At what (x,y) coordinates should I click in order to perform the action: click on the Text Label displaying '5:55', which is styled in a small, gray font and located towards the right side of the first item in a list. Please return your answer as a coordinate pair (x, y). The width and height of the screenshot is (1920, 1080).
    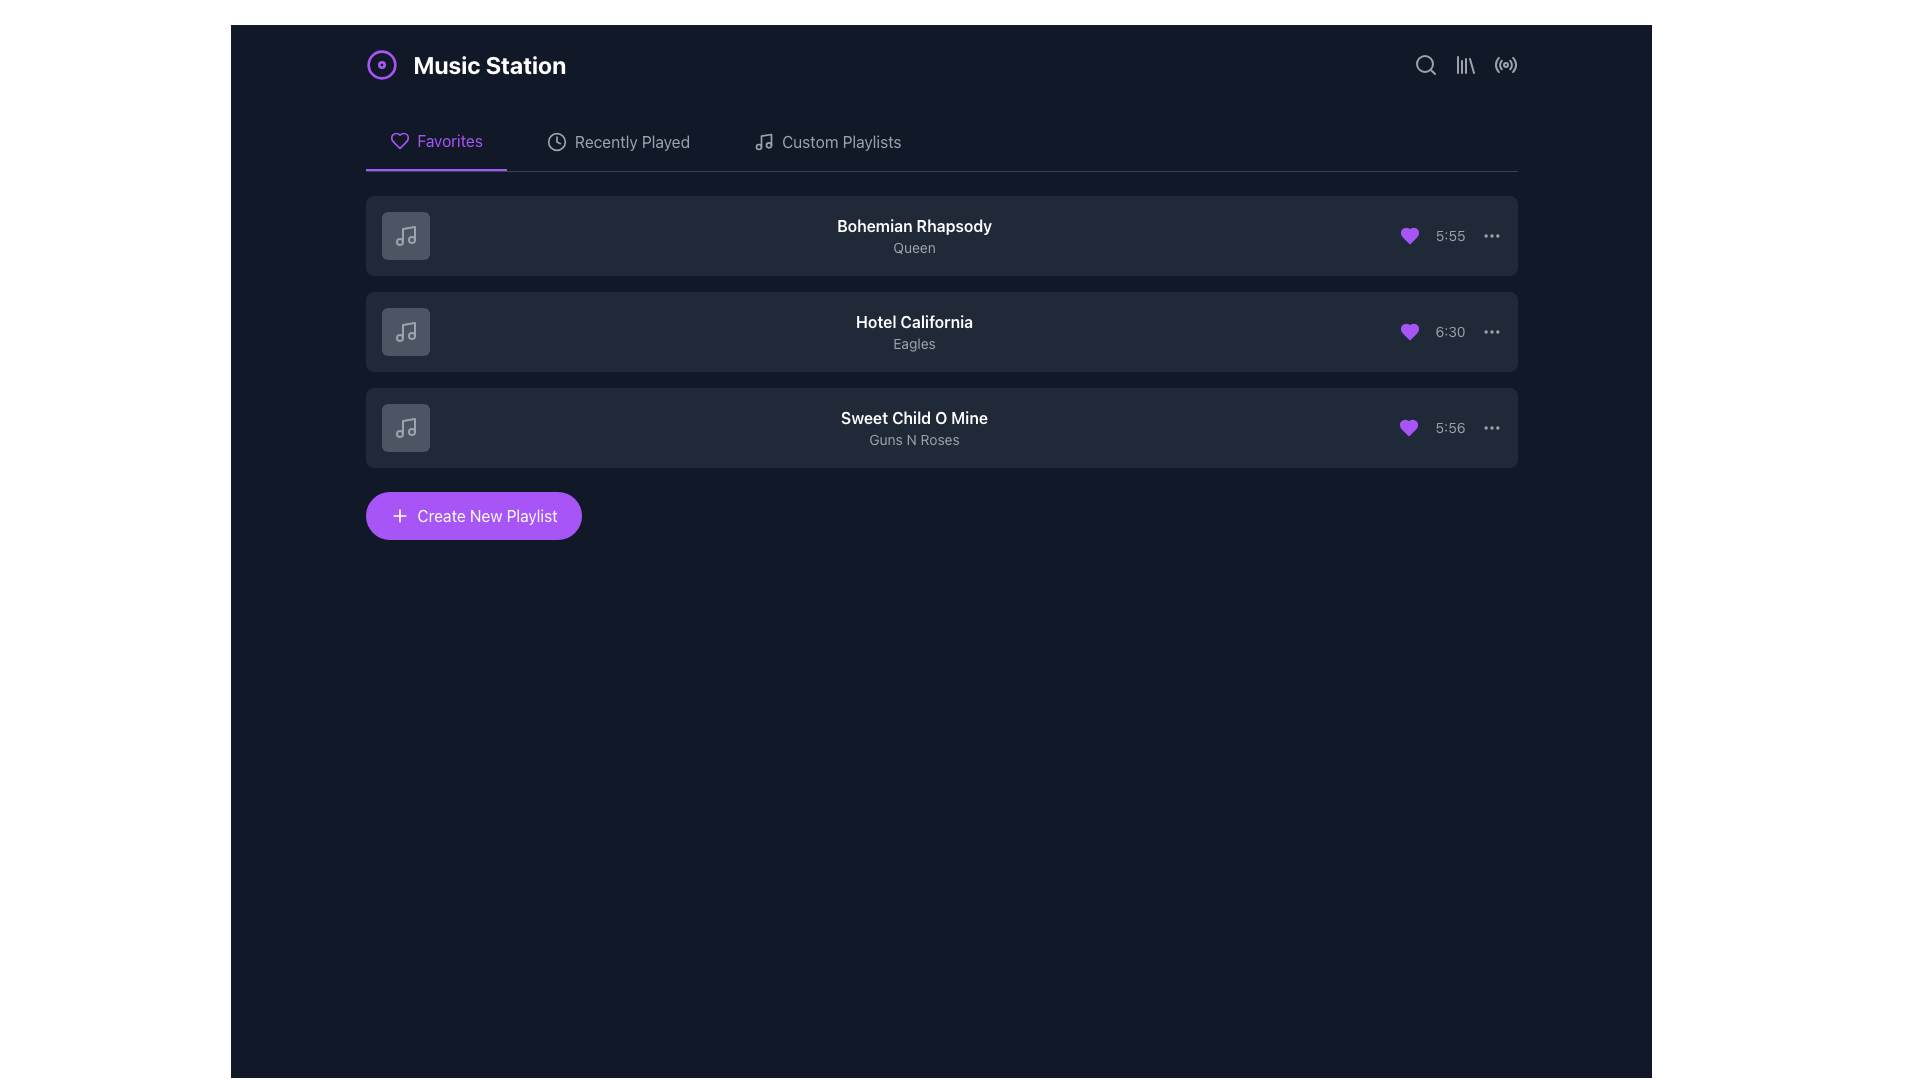
    Looking at the image, I should click on (1450, 234).